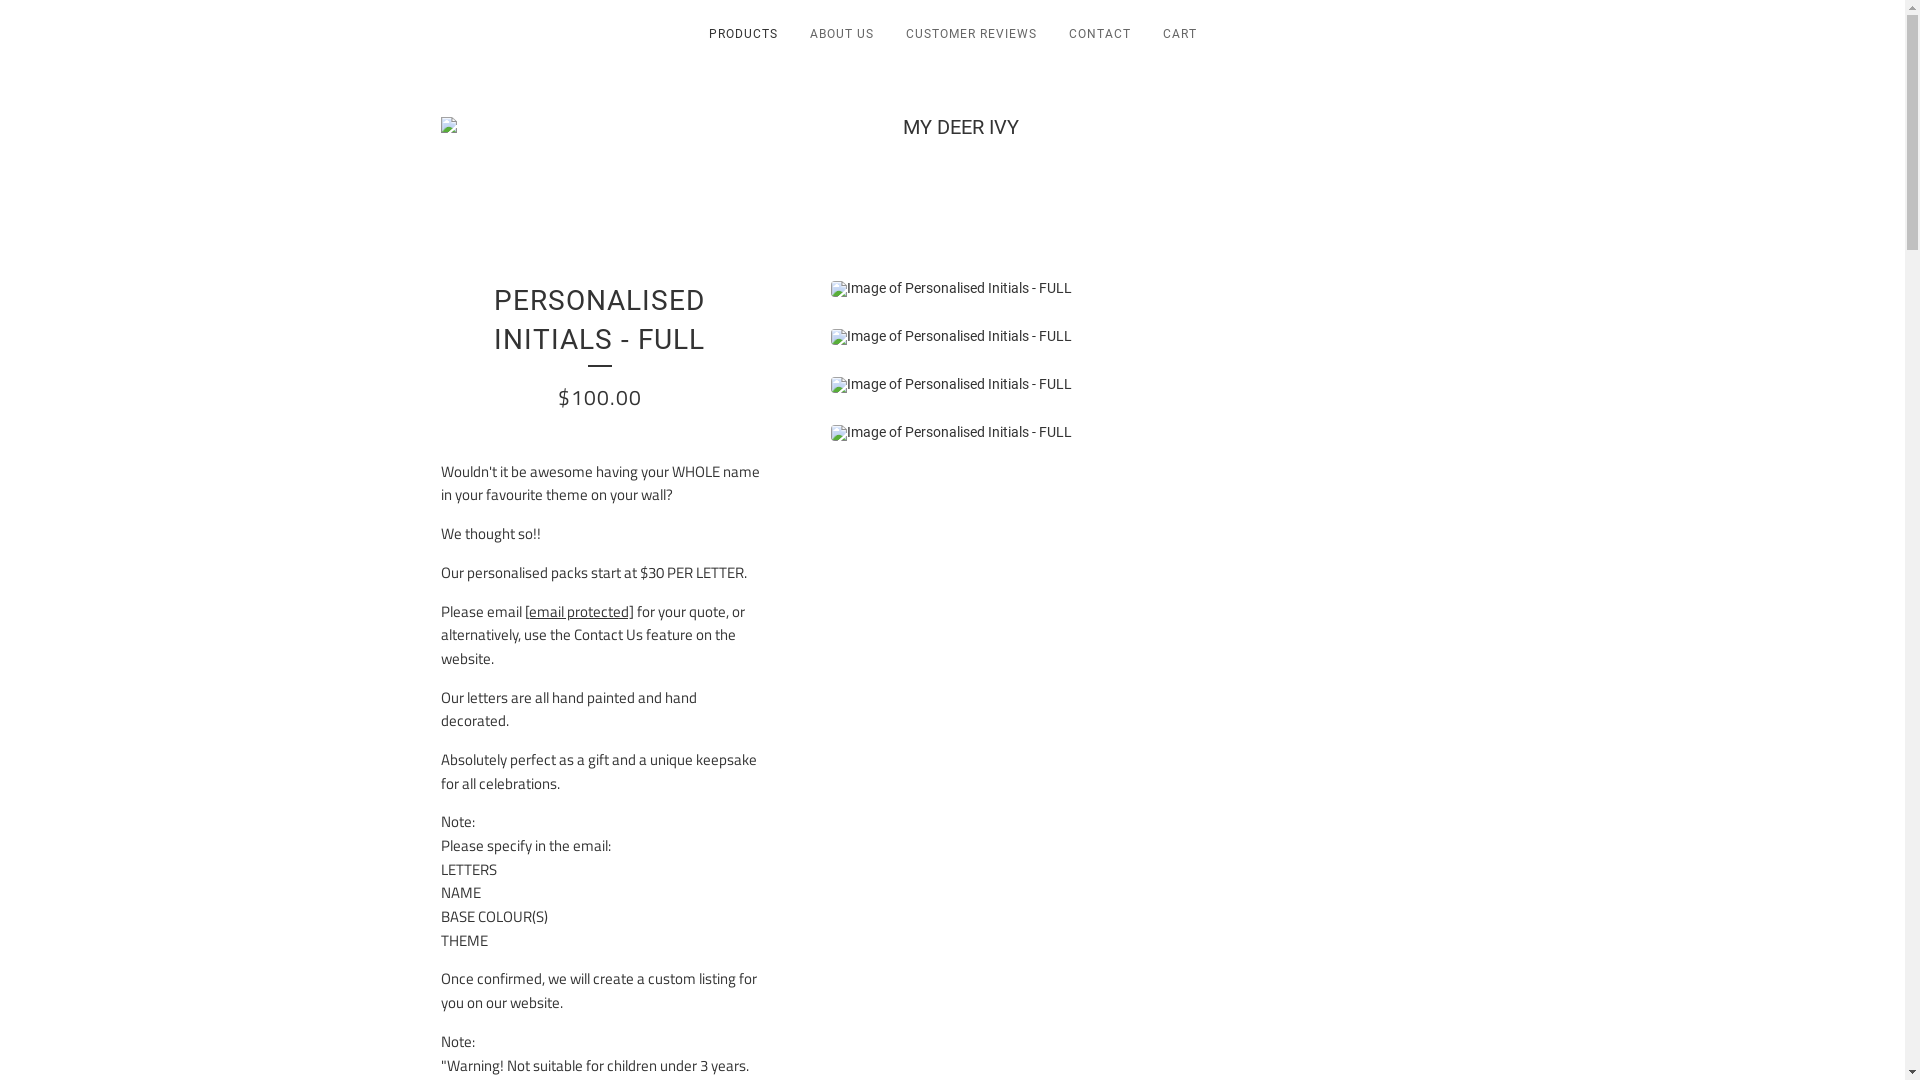  I want to click on 'CUSTOMER REVIEWS', so click(971, 38).